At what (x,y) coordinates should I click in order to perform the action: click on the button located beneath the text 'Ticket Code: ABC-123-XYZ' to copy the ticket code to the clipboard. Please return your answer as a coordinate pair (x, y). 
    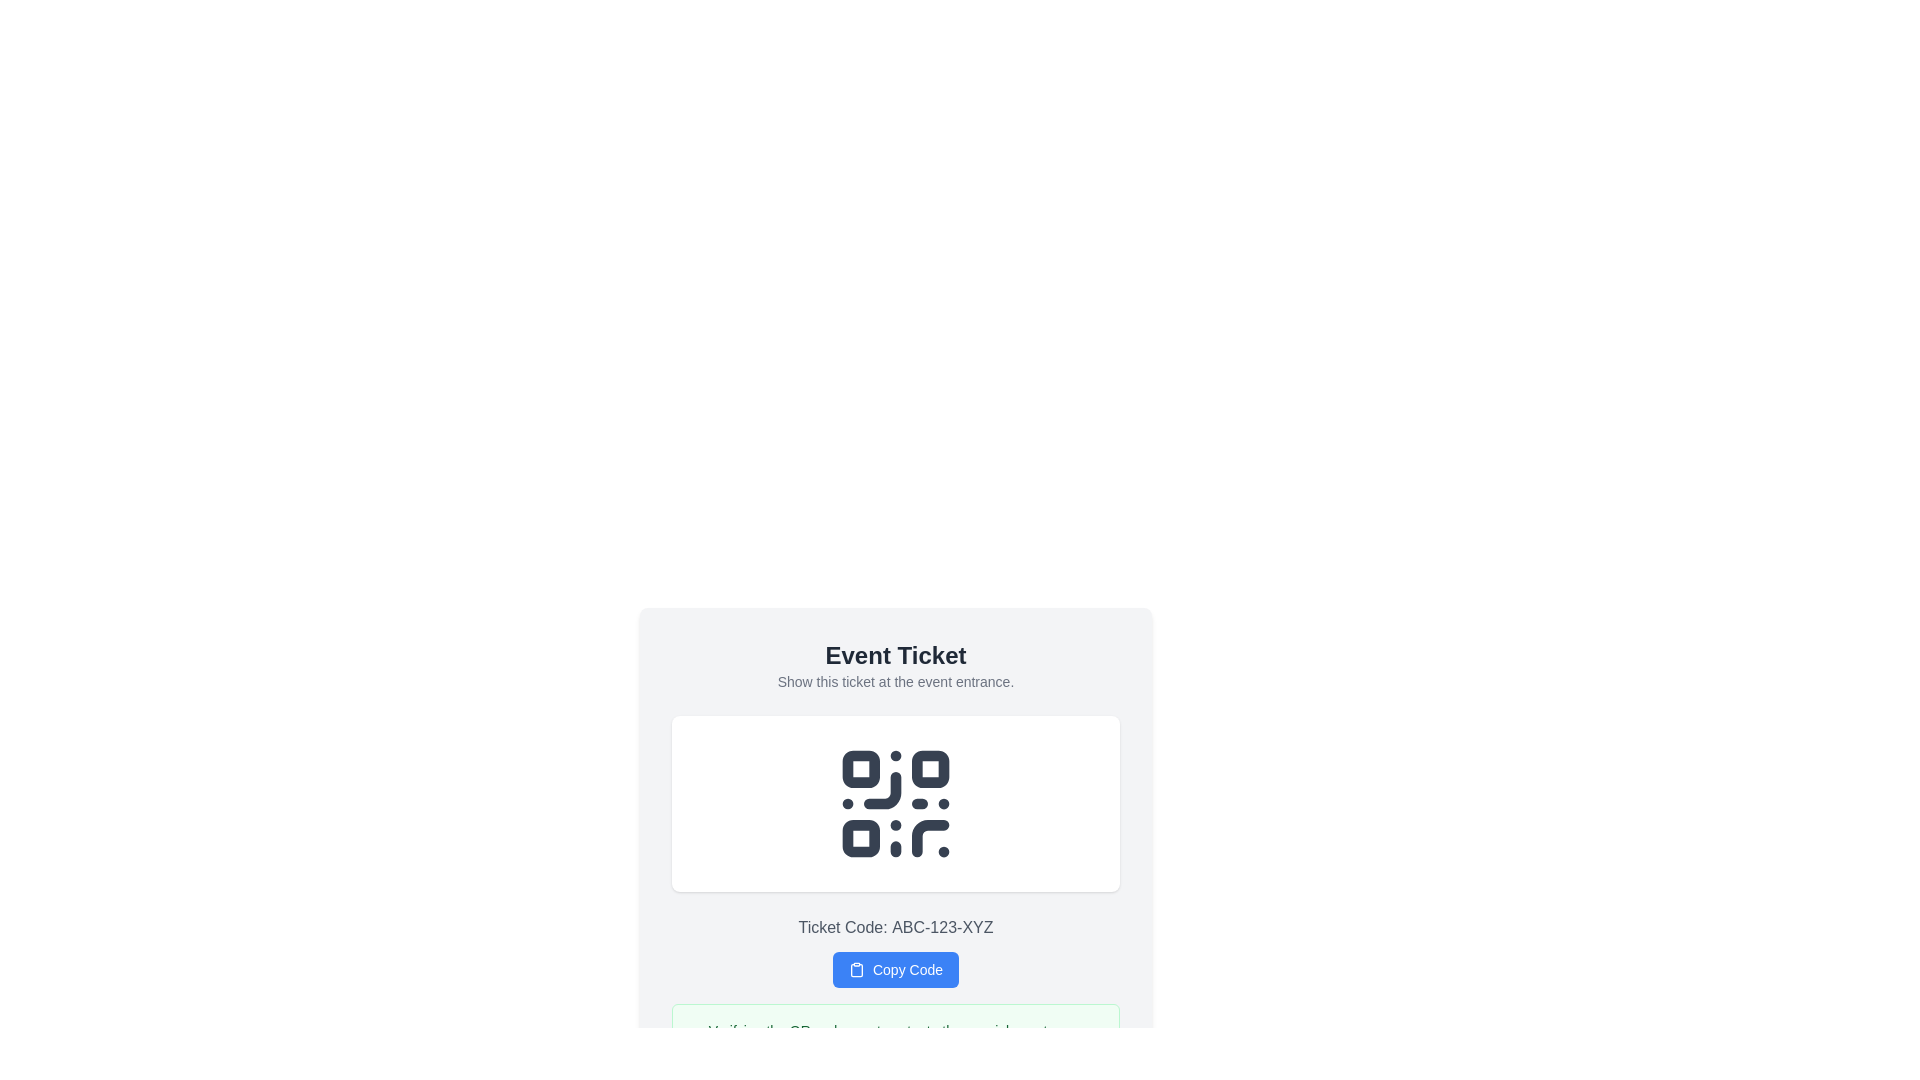
    Looking at the image, I should click on (895, 968).